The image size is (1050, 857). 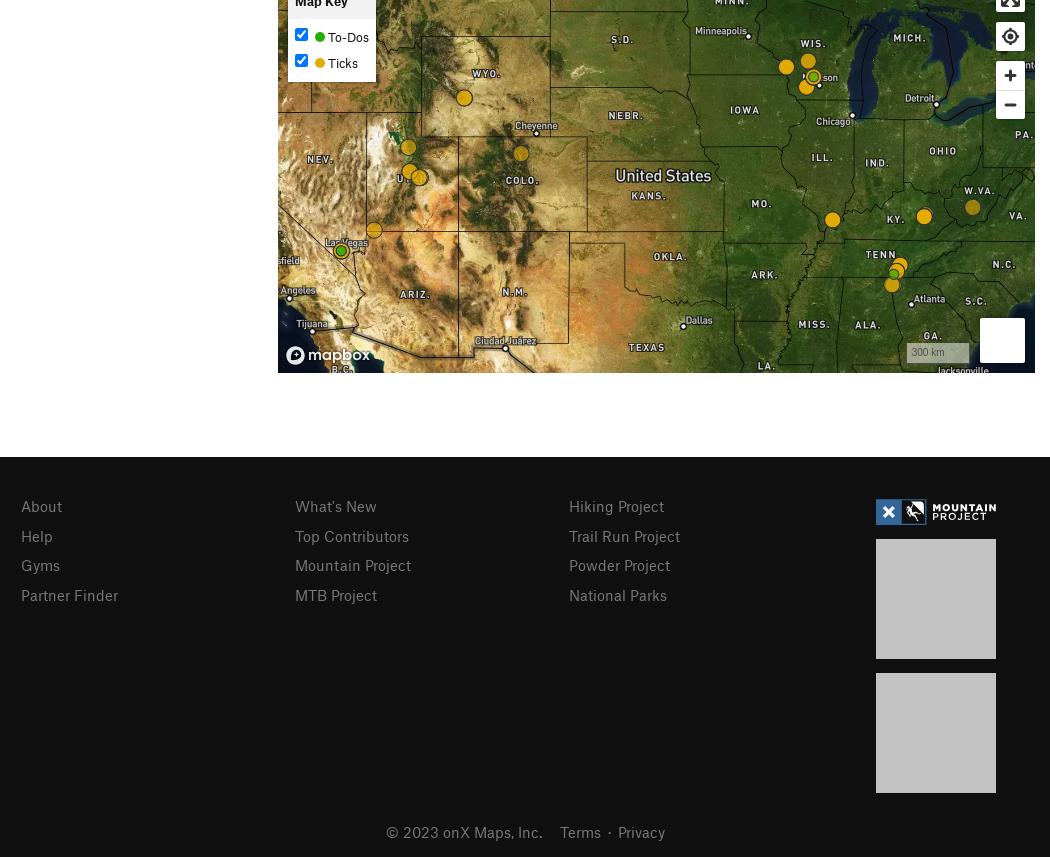 I want to click on 'Gyms', so click(x=39, y=565).